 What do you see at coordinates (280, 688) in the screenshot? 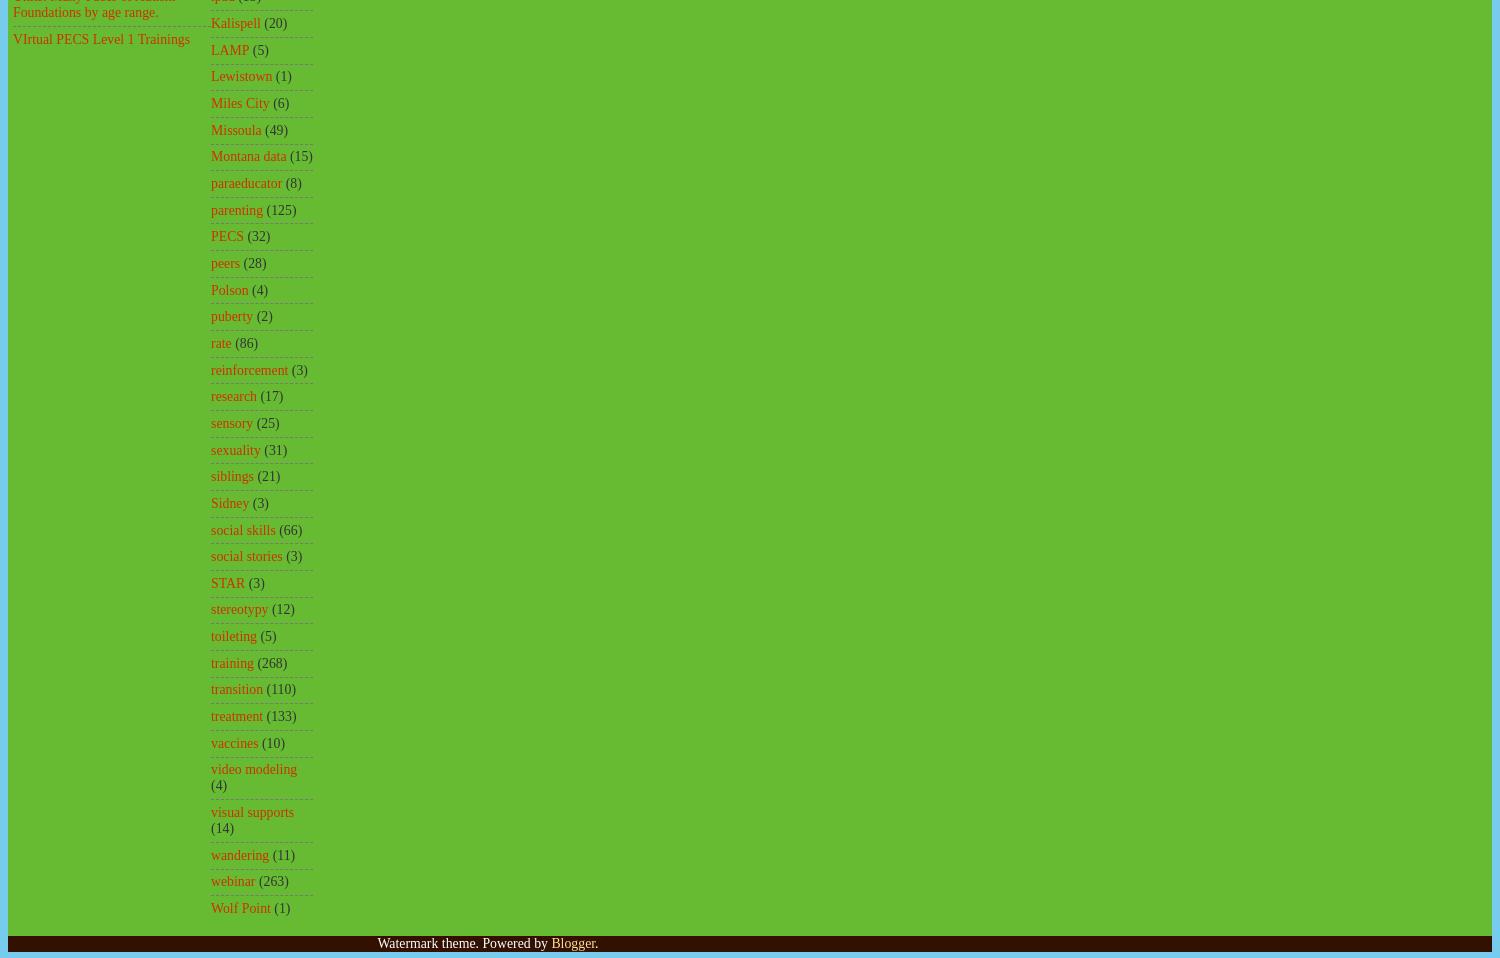
I see `'(110)'` at bounding box center [280, 688].